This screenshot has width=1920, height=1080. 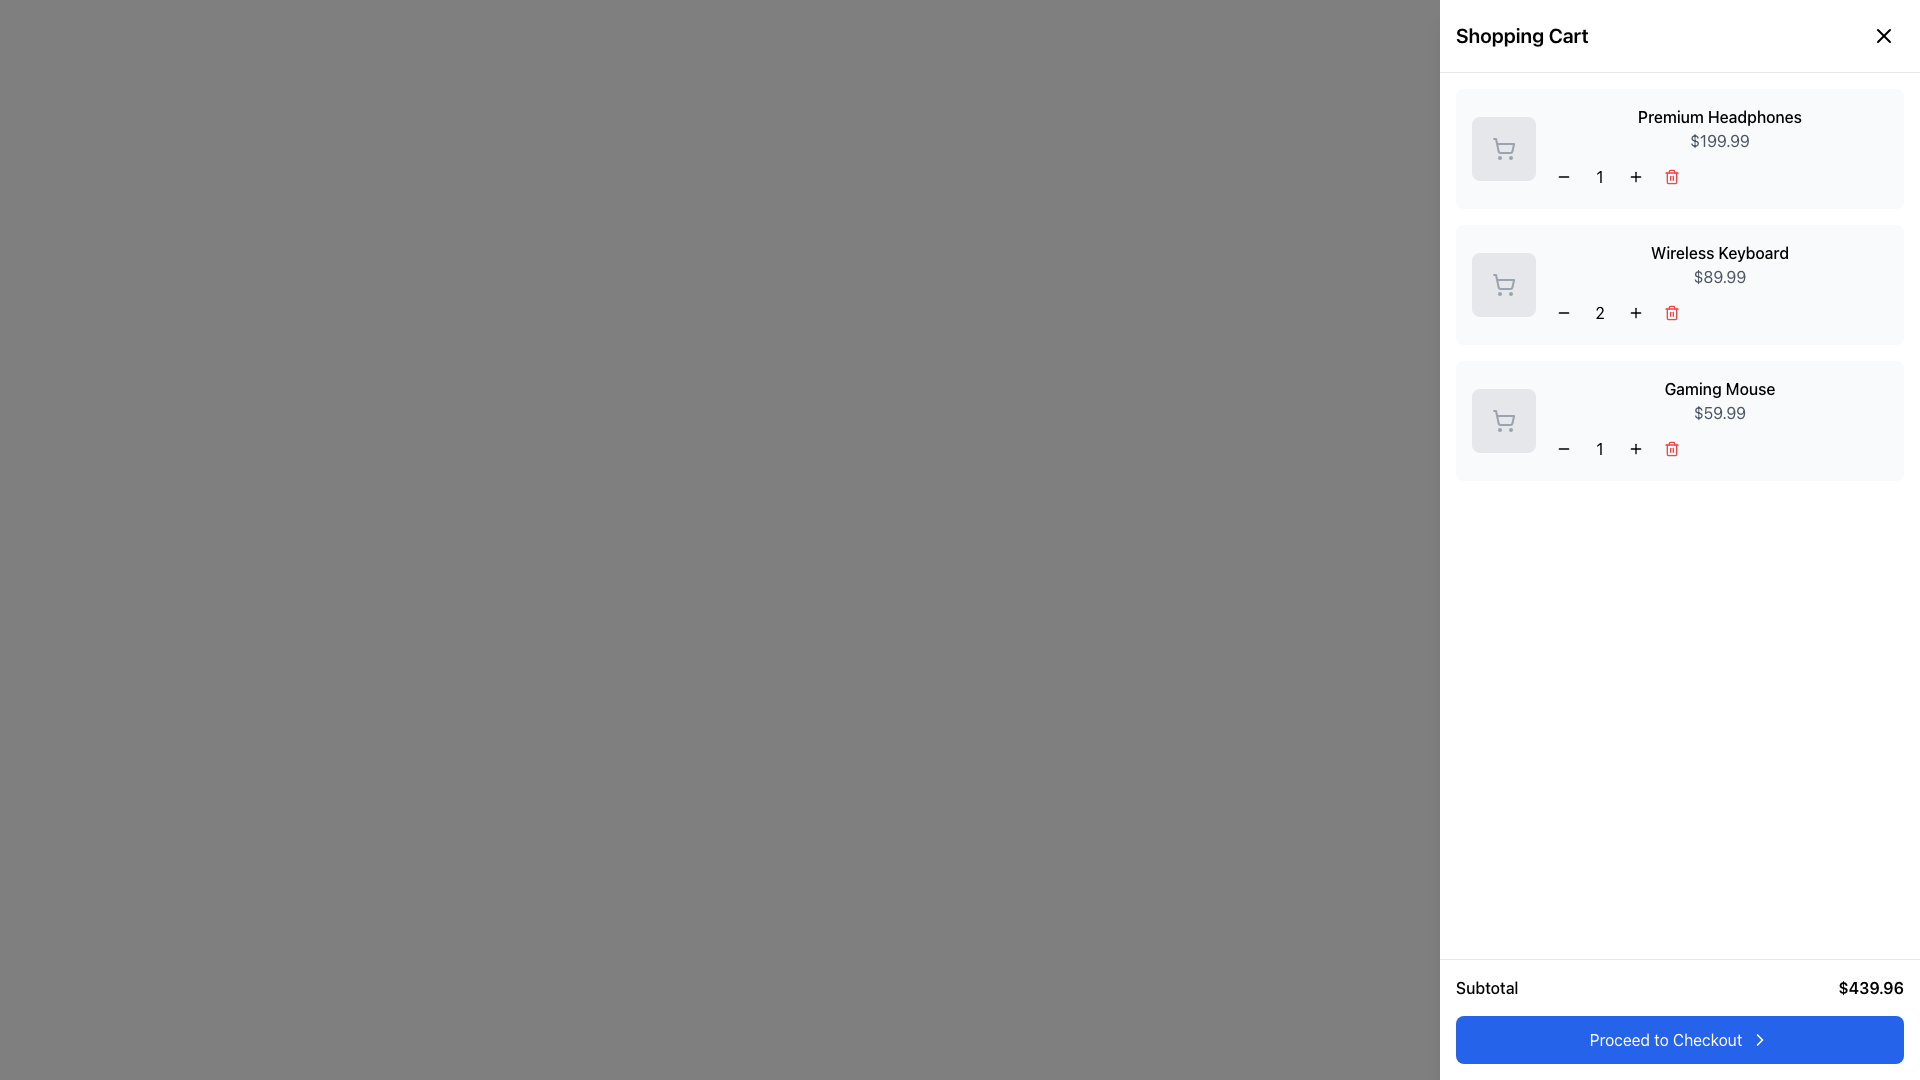 What do you see at coordinates (1718, 252) in the screenshot?
I see `the text label displaying 'Wireless Keyboard' located in the second row of the shopping cart section, positioned above the price information of the item` at bounding box center [1718, 252].